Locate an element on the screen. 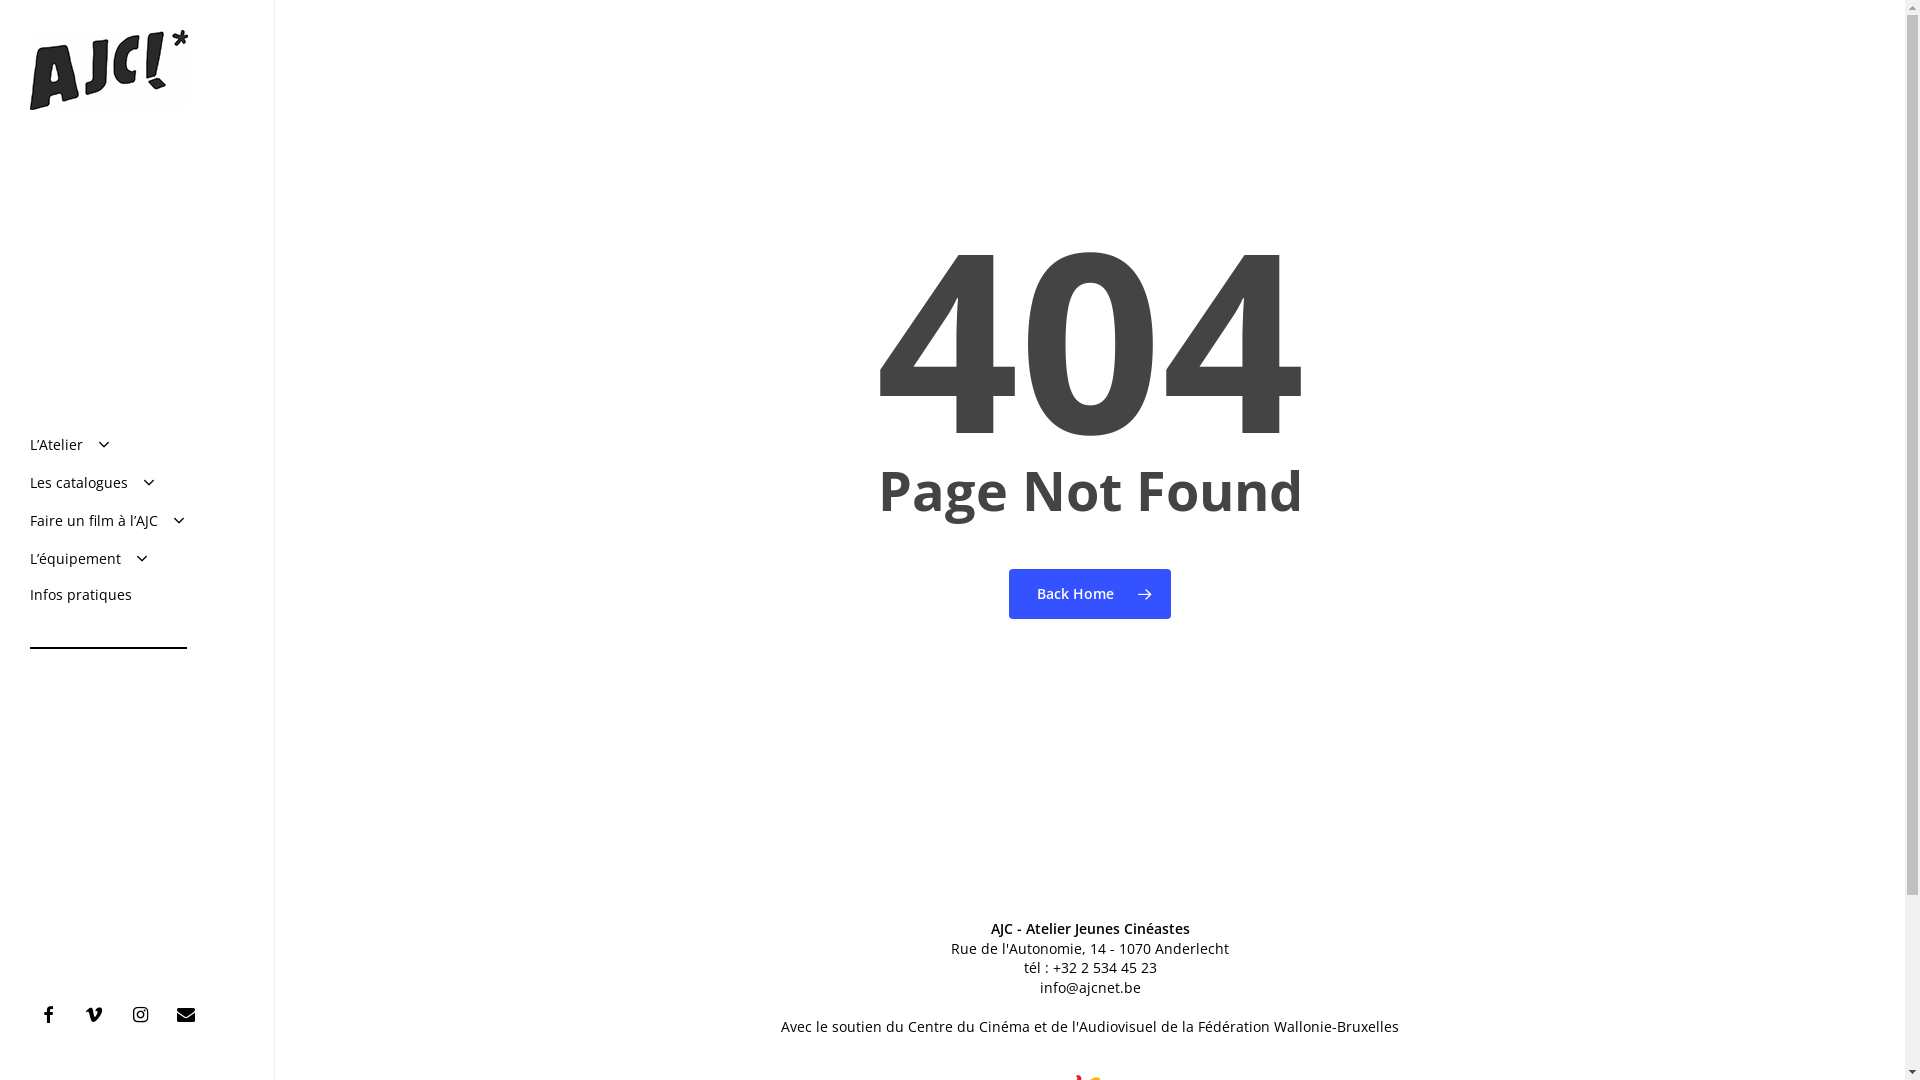 Image resolution: width=1920 pixels, height=1080 pixels. 'instagram' is located at coordinates (143, 1013).